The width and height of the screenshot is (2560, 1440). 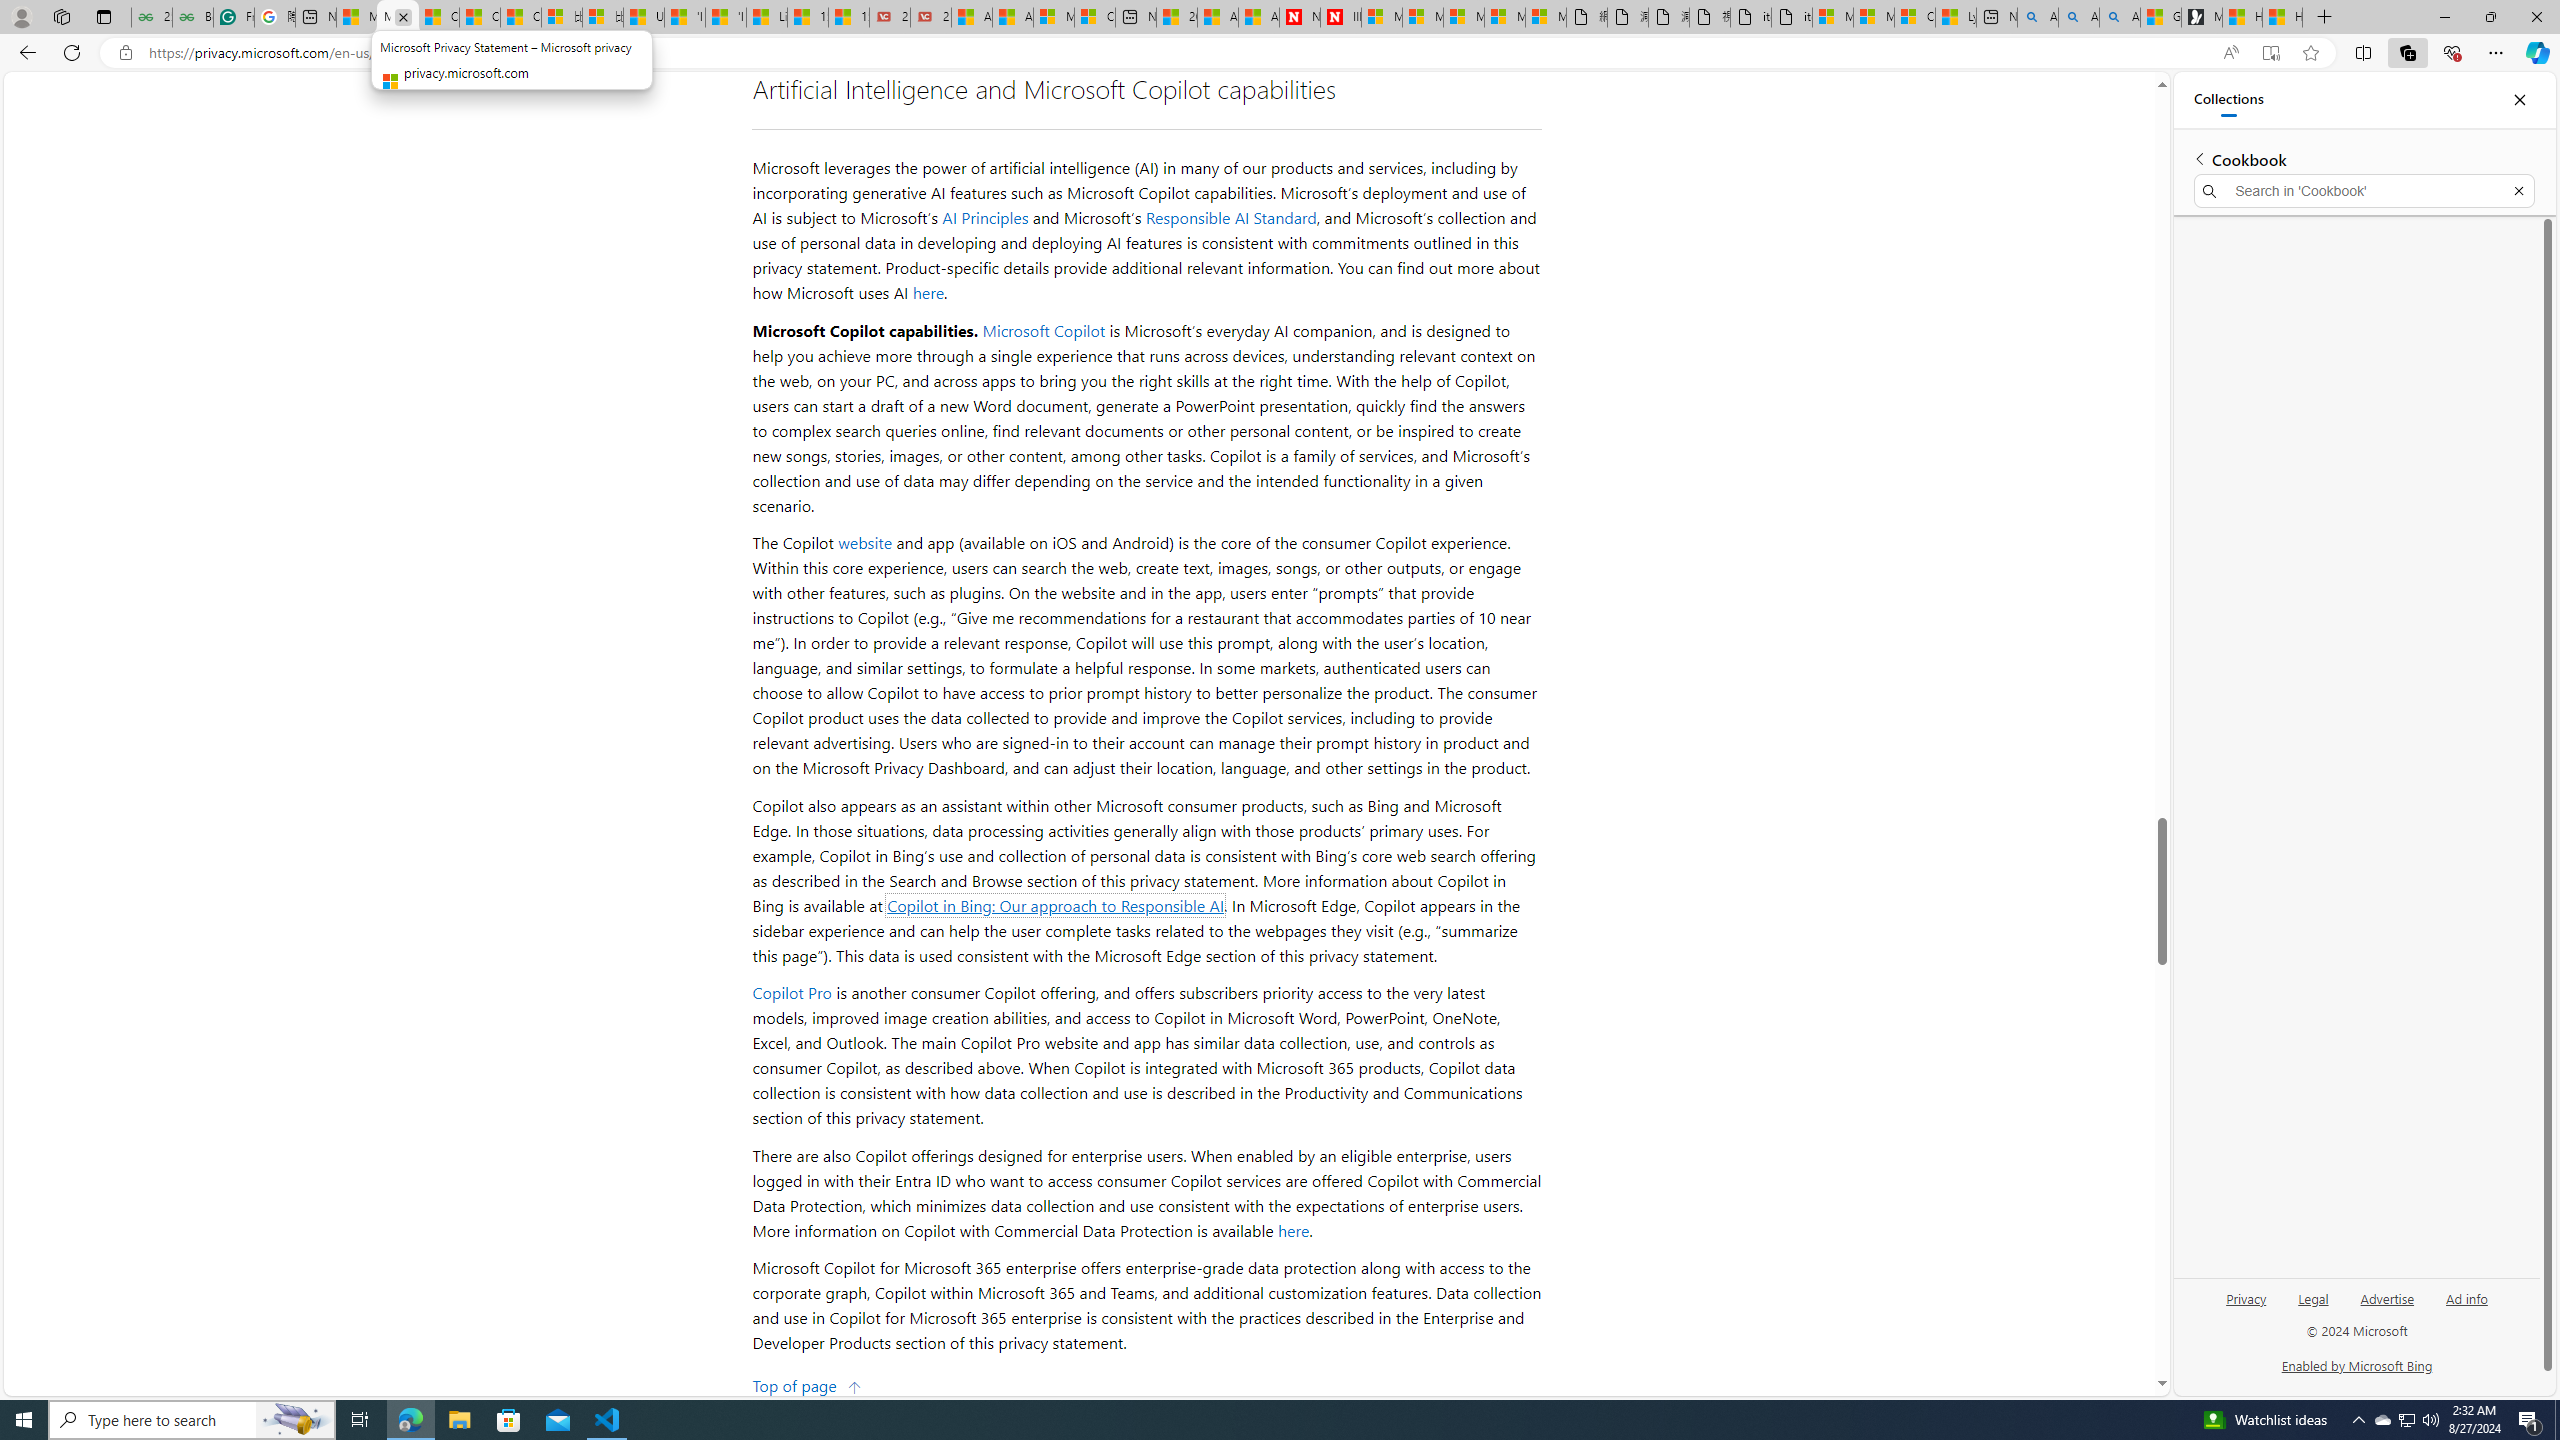 I want to click on 'Copilot Pro', so click(x=791, y=991).